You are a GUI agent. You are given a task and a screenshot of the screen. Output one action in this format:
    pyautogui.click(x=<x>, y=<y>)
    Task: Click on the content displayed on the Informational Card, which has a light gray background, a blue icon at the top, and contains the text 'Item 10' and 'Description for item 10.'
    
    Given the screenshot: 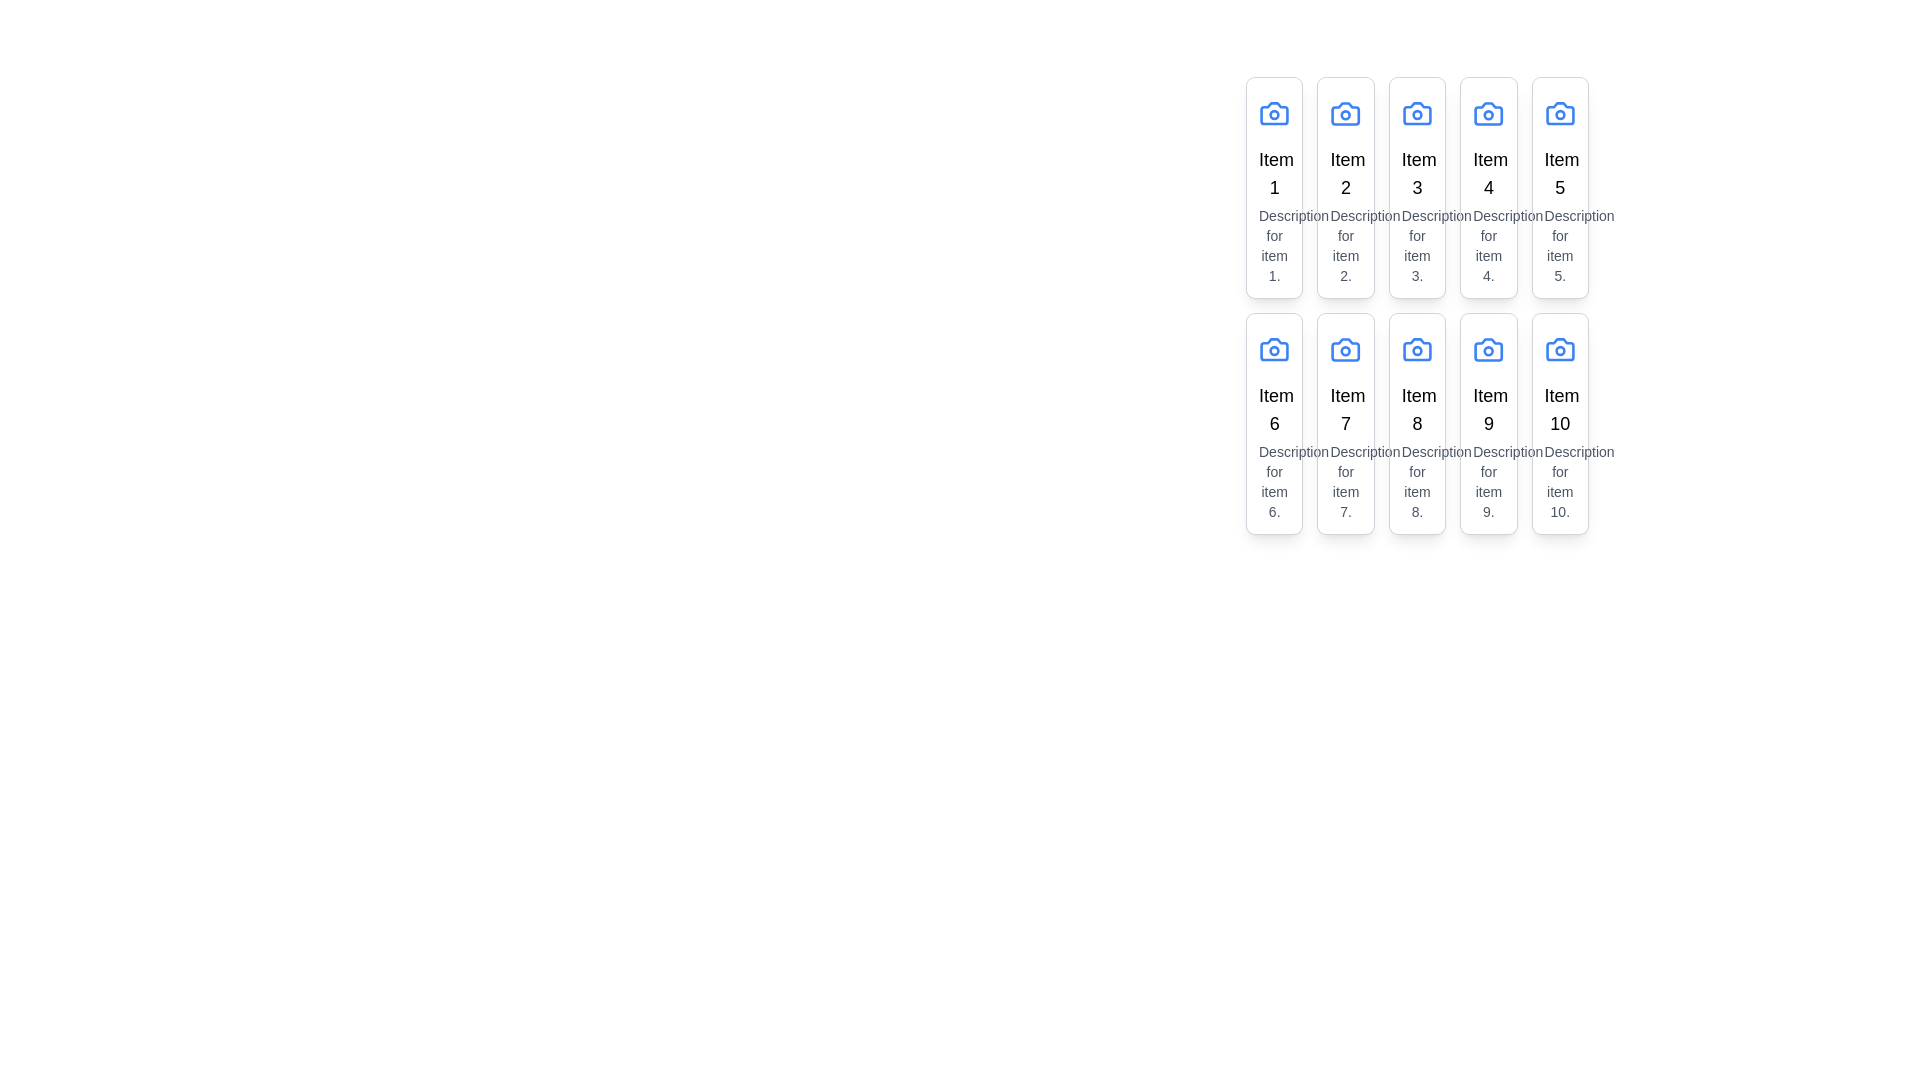 What is the action you would take?
    pyautogui.click(x=1559, y=423)
    